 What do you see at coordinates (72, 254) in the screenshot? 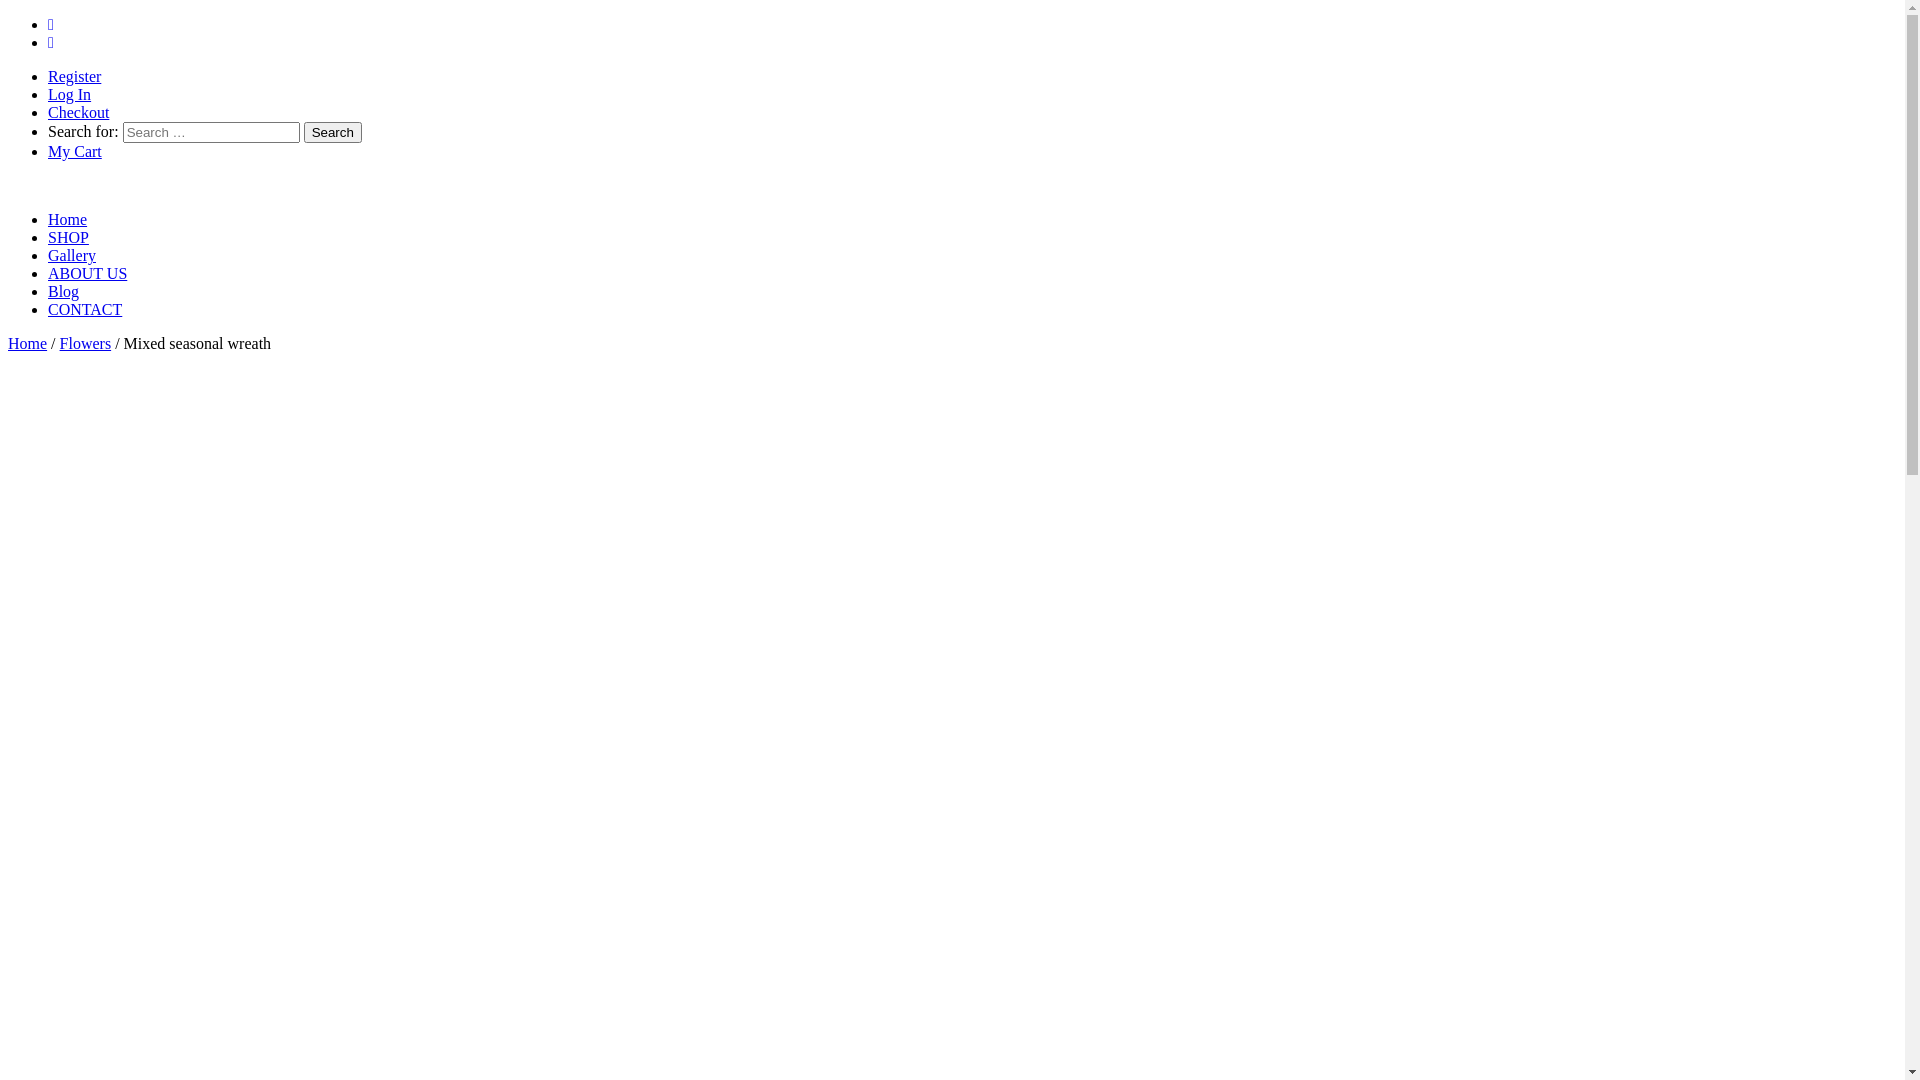
I see `'Gallery'` at bounding box center [72, 254].